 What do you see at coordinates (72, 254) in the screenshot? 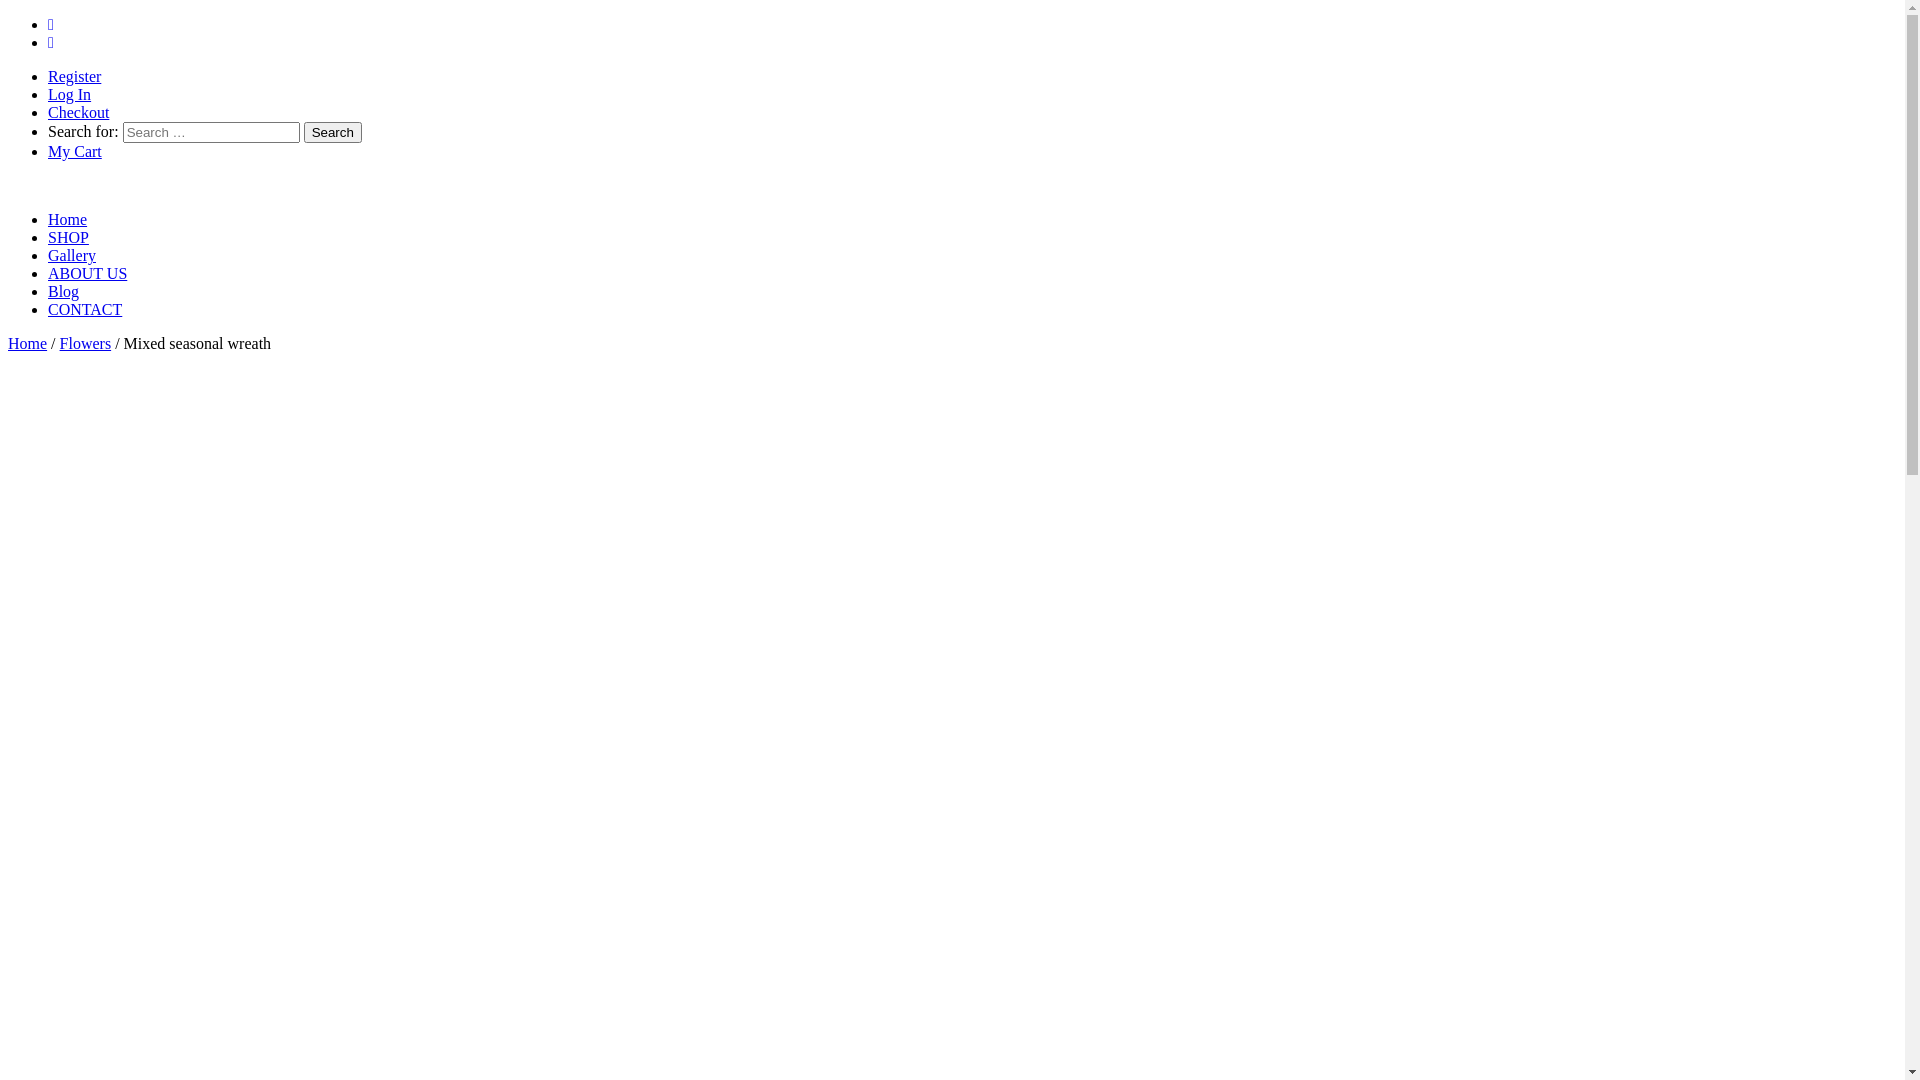
I see `'Gallery'` at bounding box center [72, 254].